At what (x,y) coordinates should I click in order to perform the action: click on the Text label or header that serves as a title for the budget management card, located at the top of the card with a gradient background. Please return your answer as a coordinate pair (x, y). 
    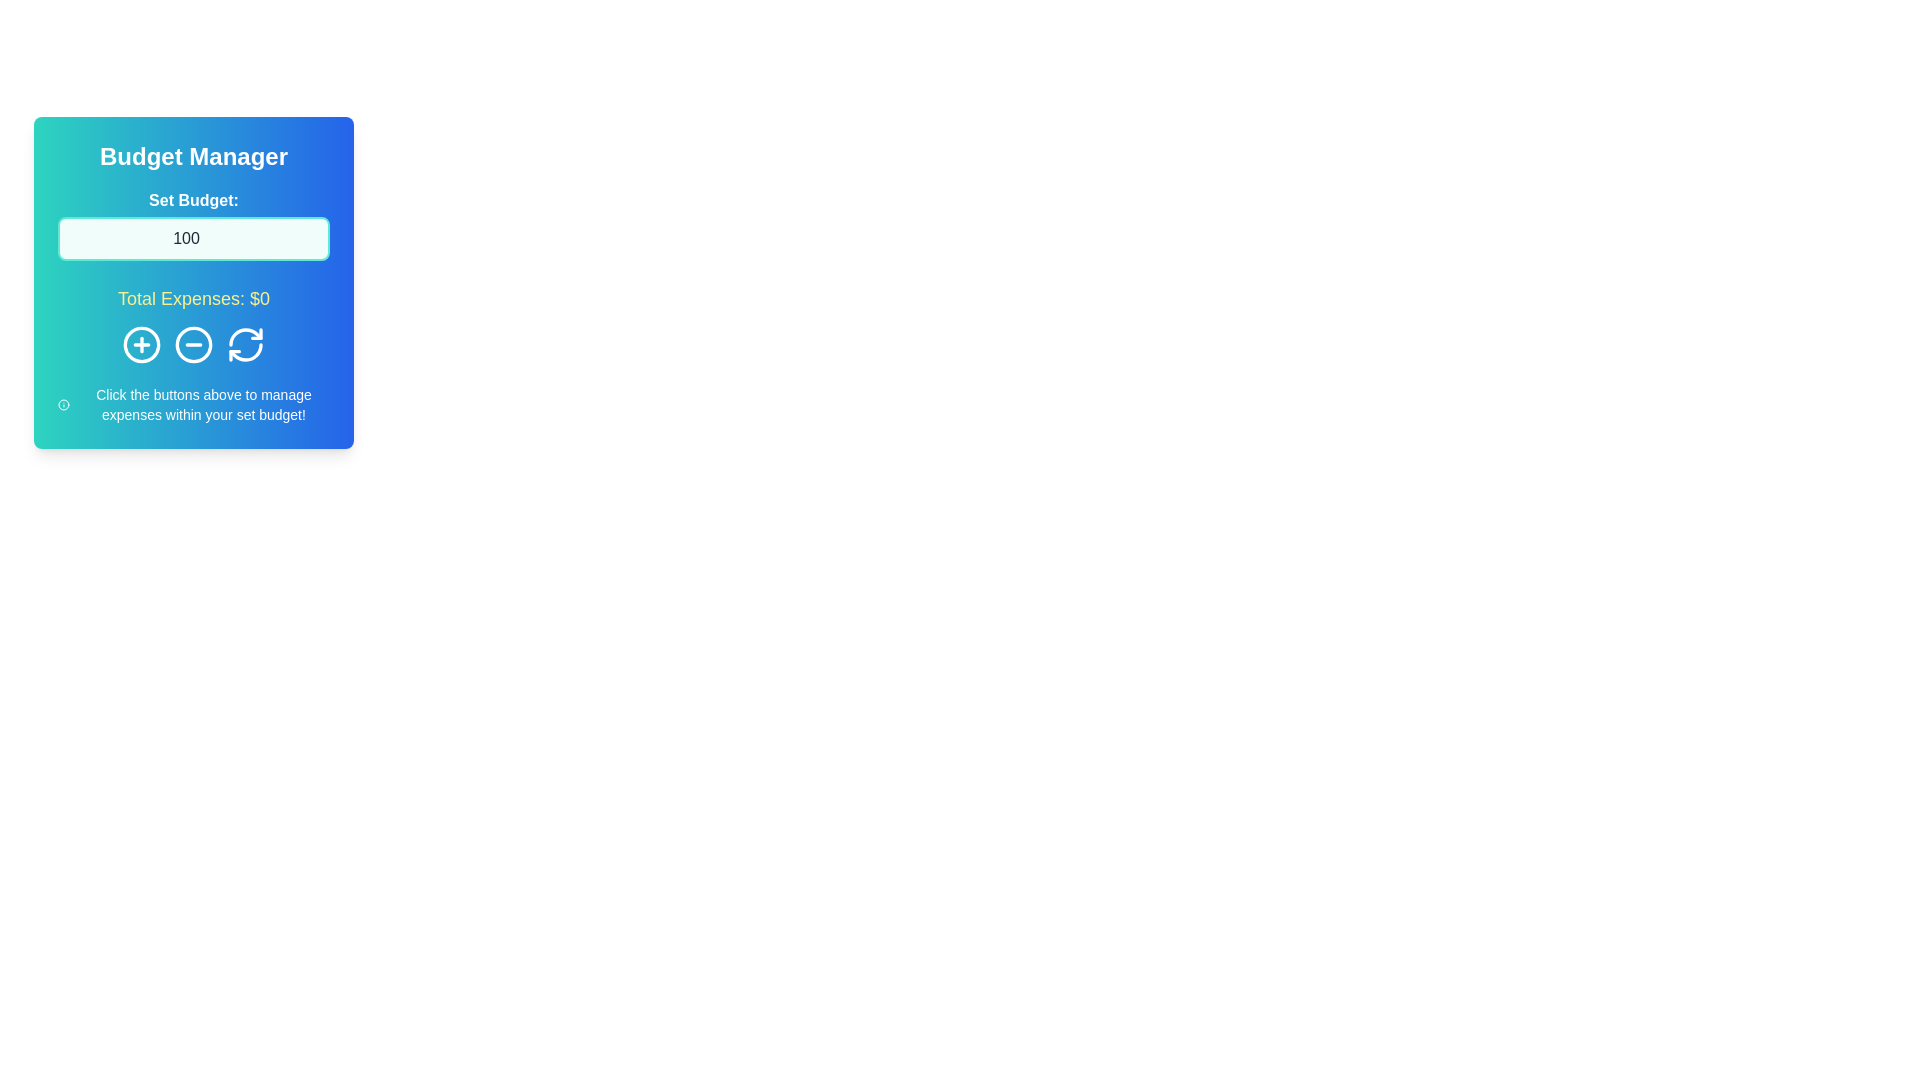
    Looking at the image, I should click on (193, 156).